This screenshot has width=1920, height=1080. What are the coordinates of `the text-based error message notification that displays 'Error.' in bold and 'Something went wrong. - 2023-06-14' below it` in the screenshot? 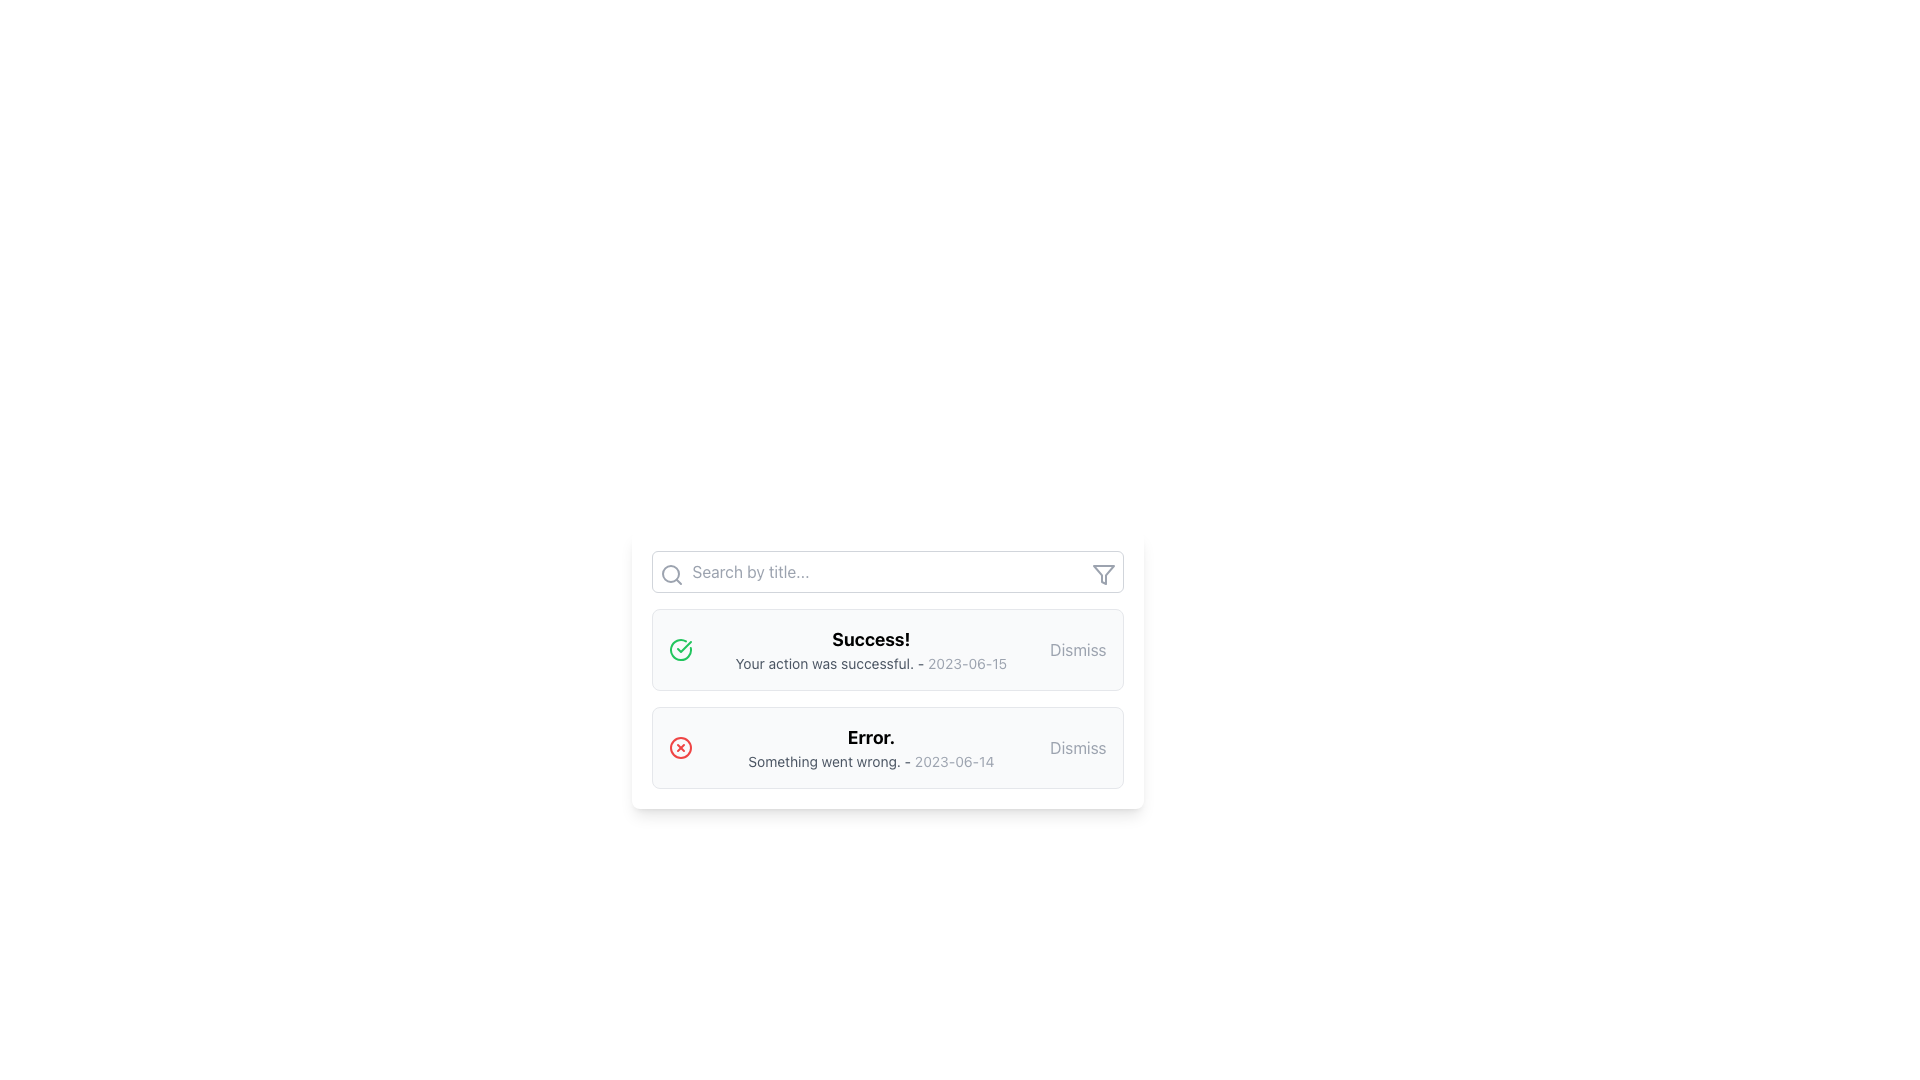 It's located at (871, 748).